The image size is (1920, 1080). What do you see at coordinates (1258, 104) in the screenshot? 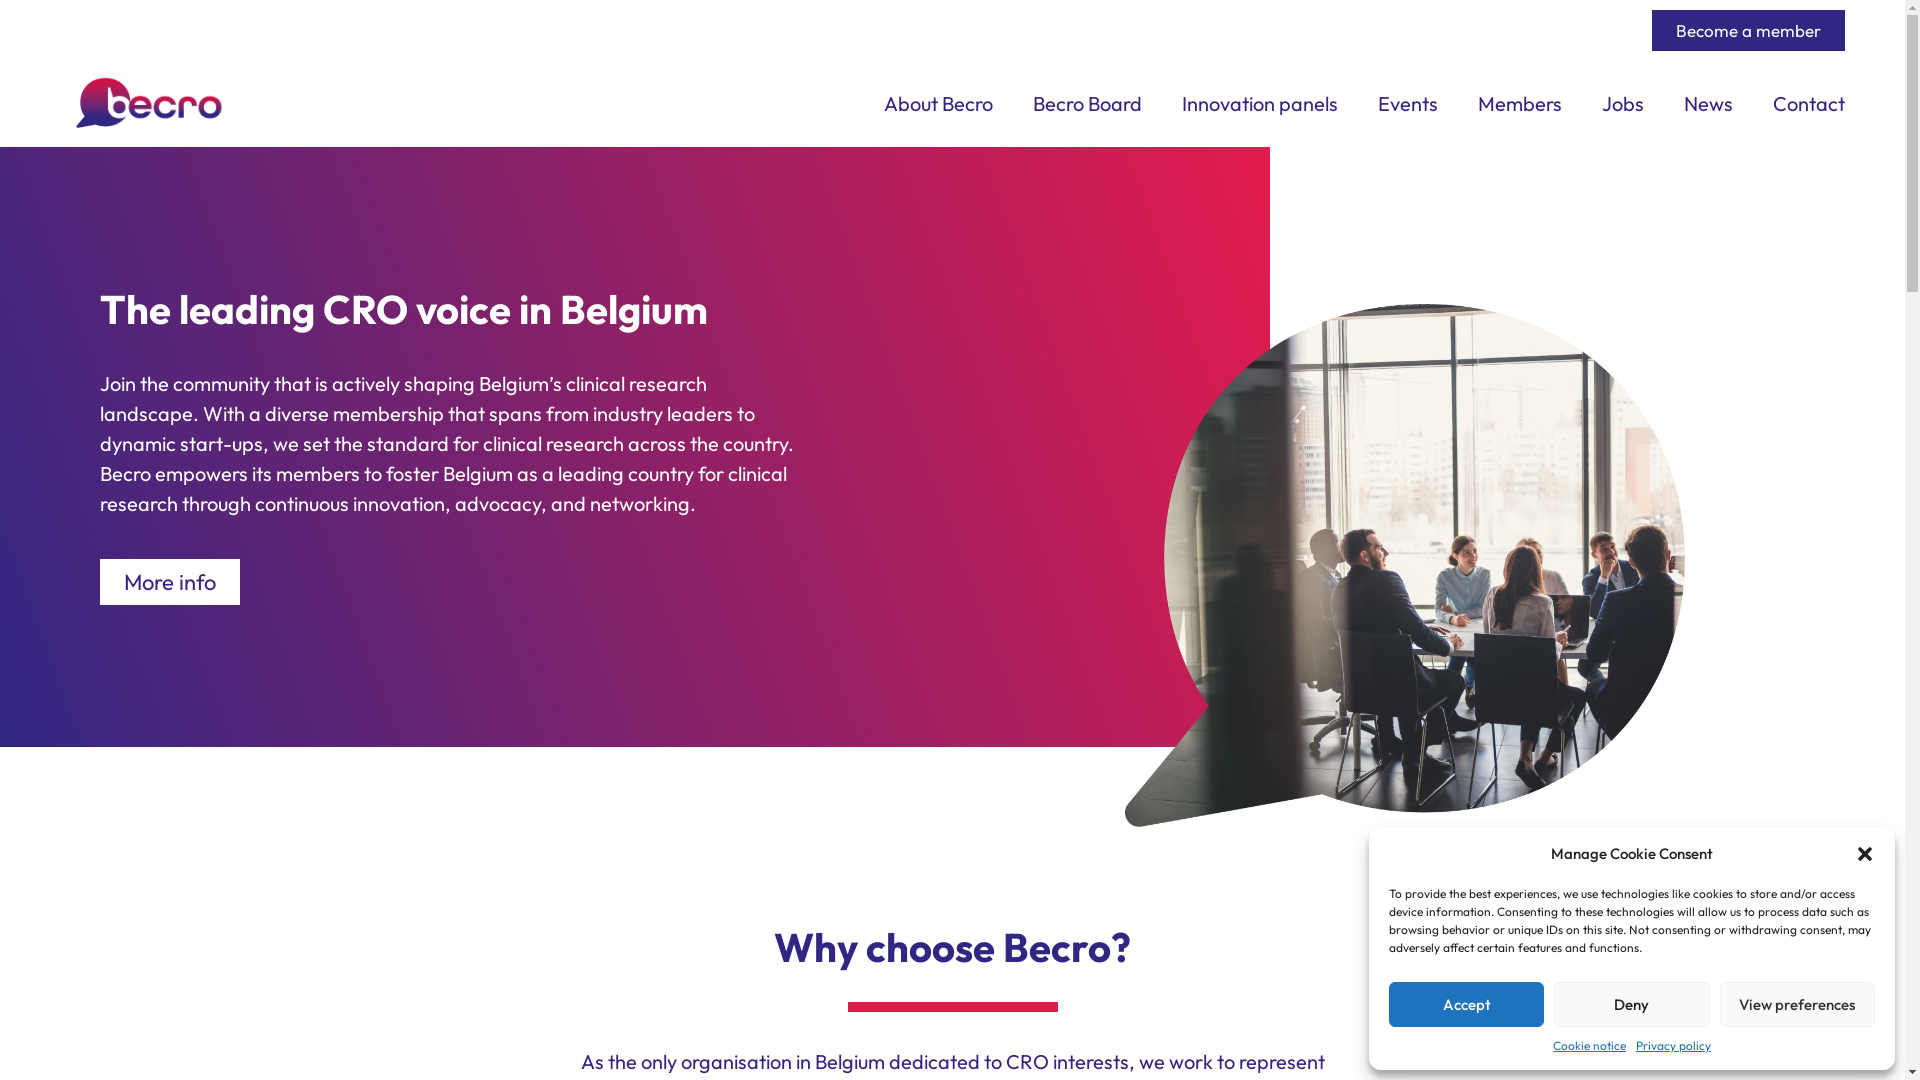
I see `'Innovation panels'` at bounding box center [1258, 104].